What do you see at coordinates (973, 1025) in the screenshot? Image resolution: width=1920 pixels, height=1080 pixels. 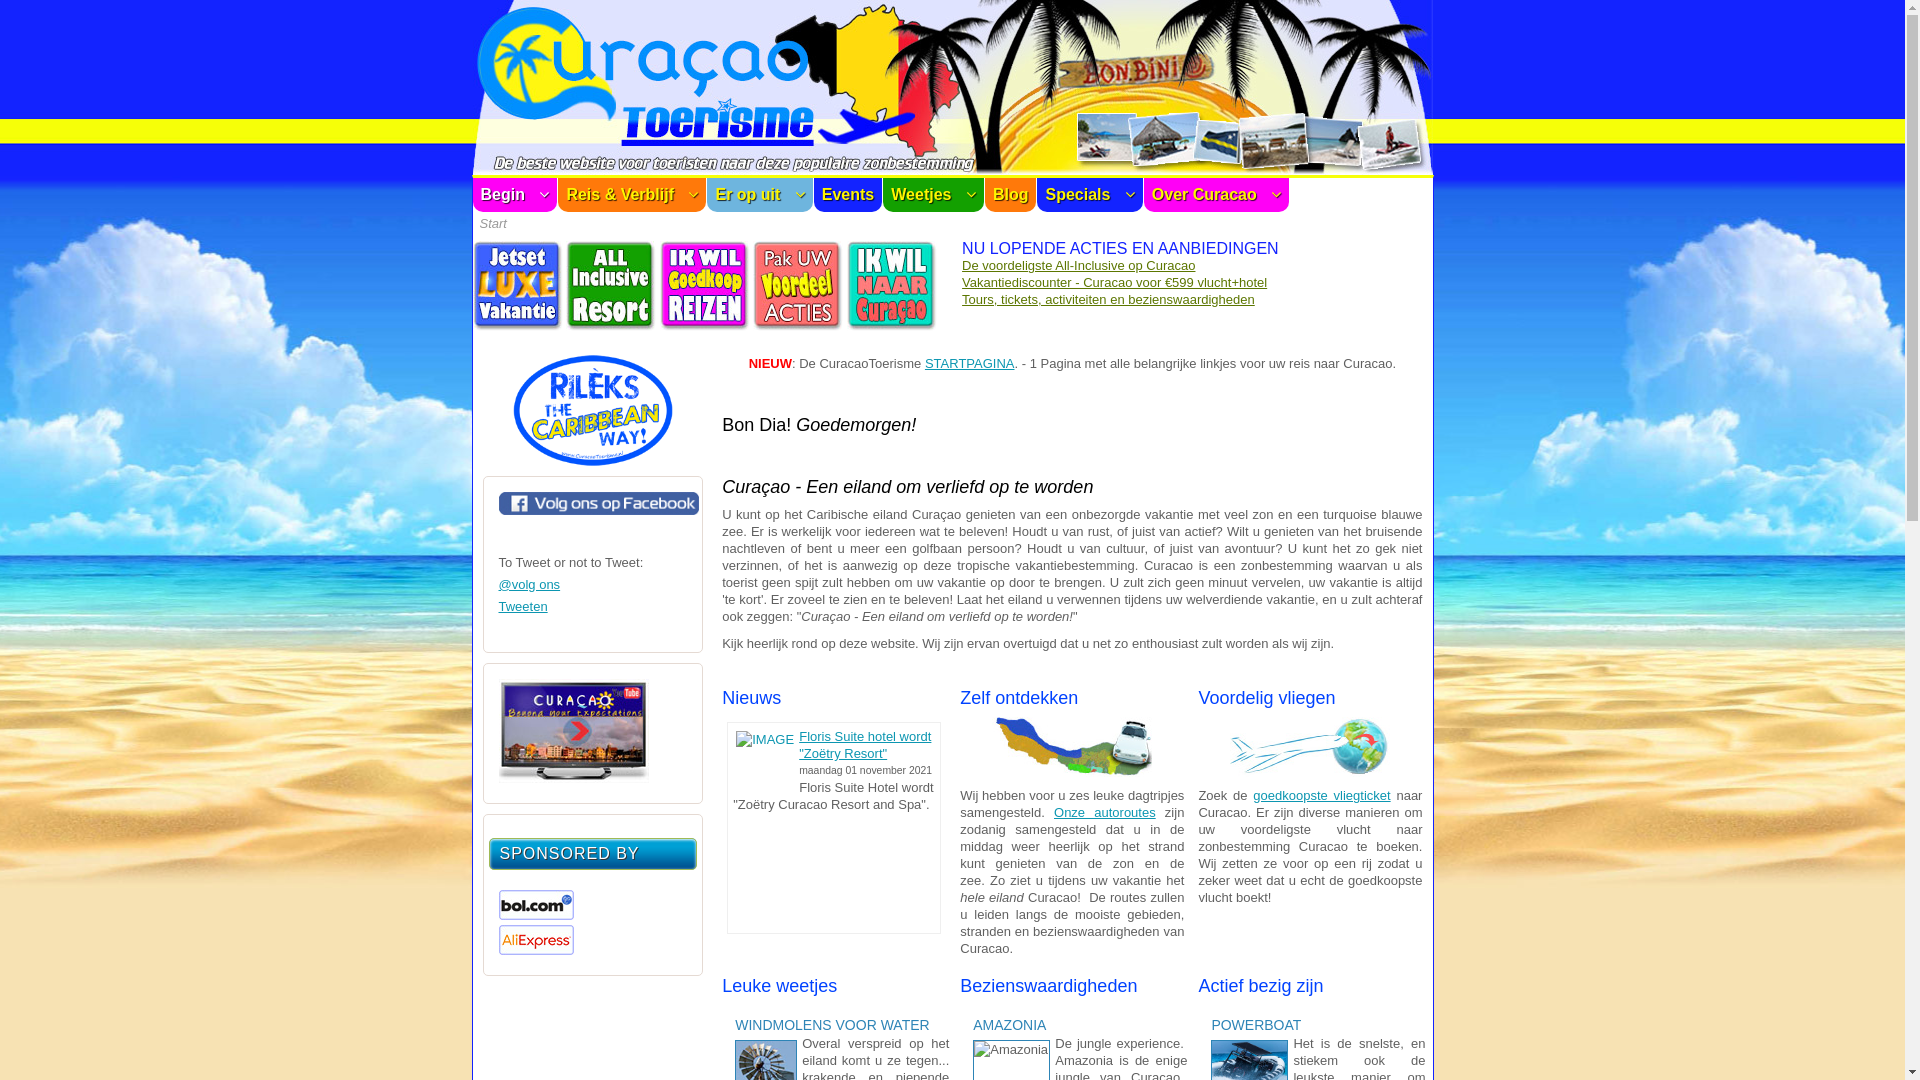 I see `'AMAZONIA'` at bounding box center [973, 1025].